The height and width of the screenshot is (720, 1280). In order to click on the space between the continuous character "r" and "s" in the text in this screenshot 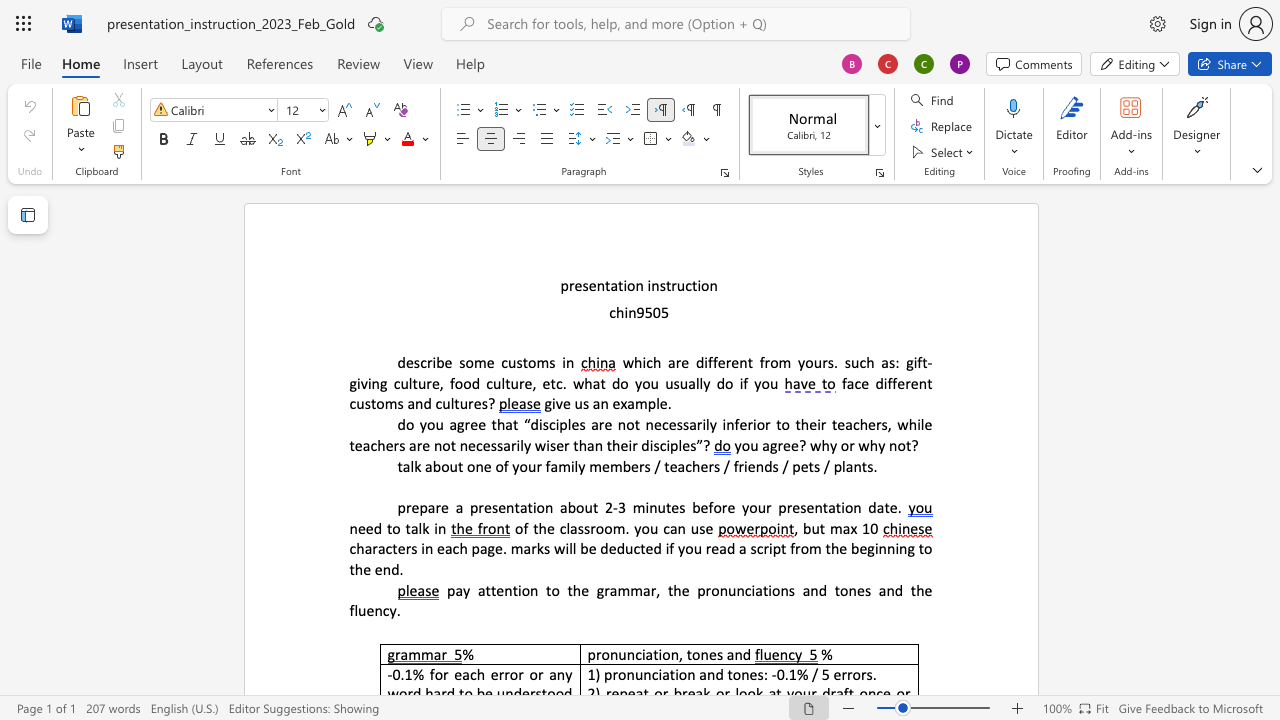, I will do `click(827, 362)`.